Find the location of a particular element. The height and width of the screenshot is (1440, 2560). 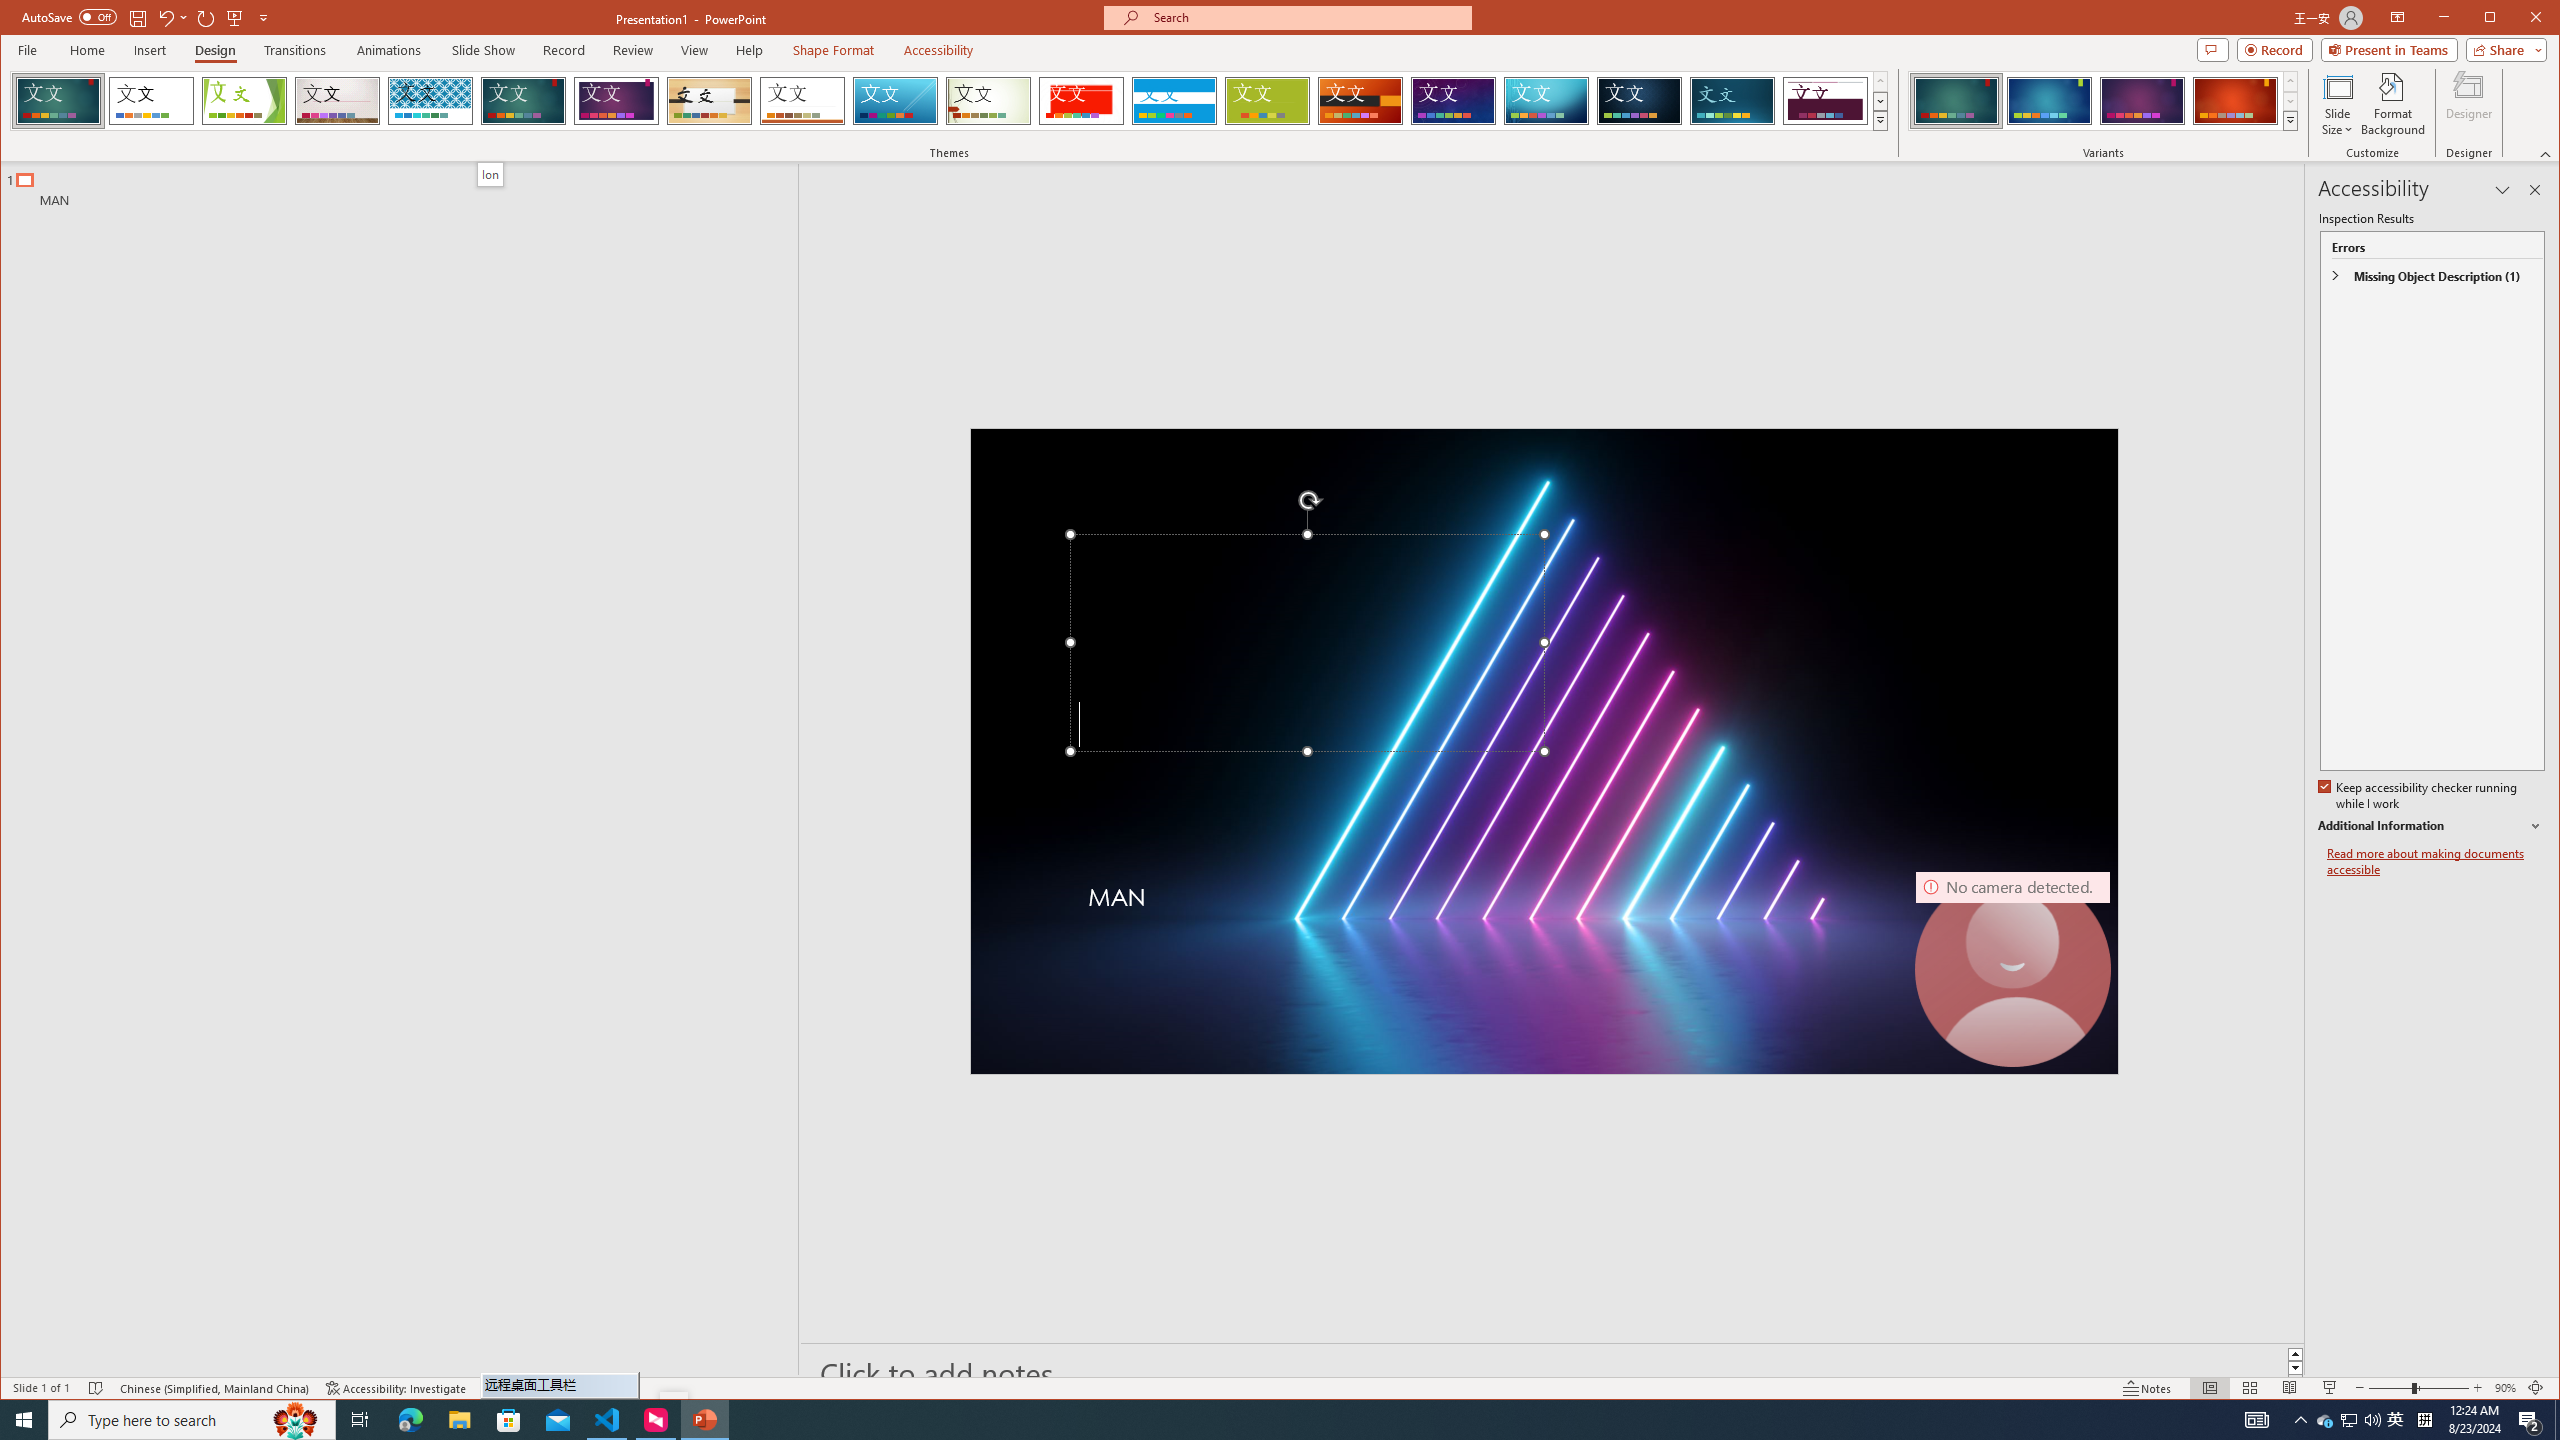

'Task View' is located at coordinates (358, 1418).